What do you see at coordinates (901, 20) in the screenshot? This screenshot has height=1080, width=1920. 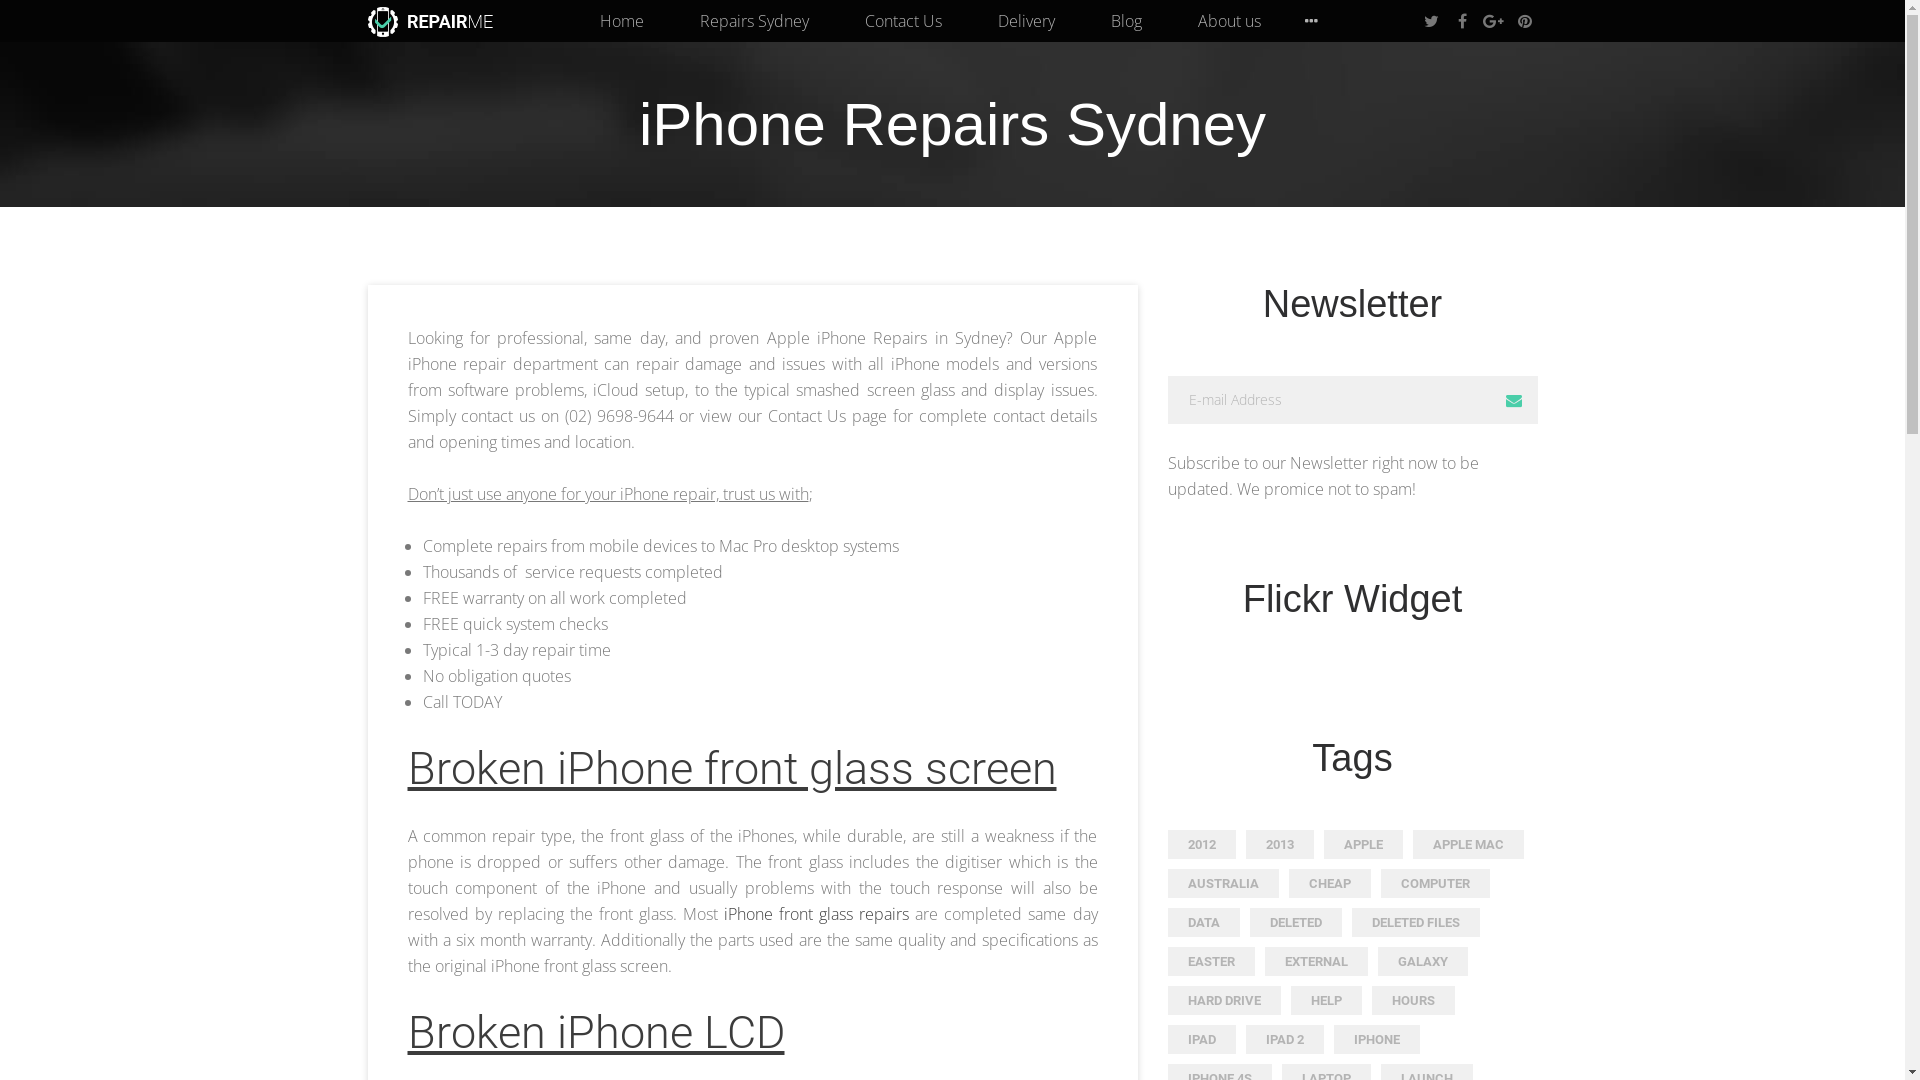 I see `'Contact Us'` at bounding box center [901, 20].